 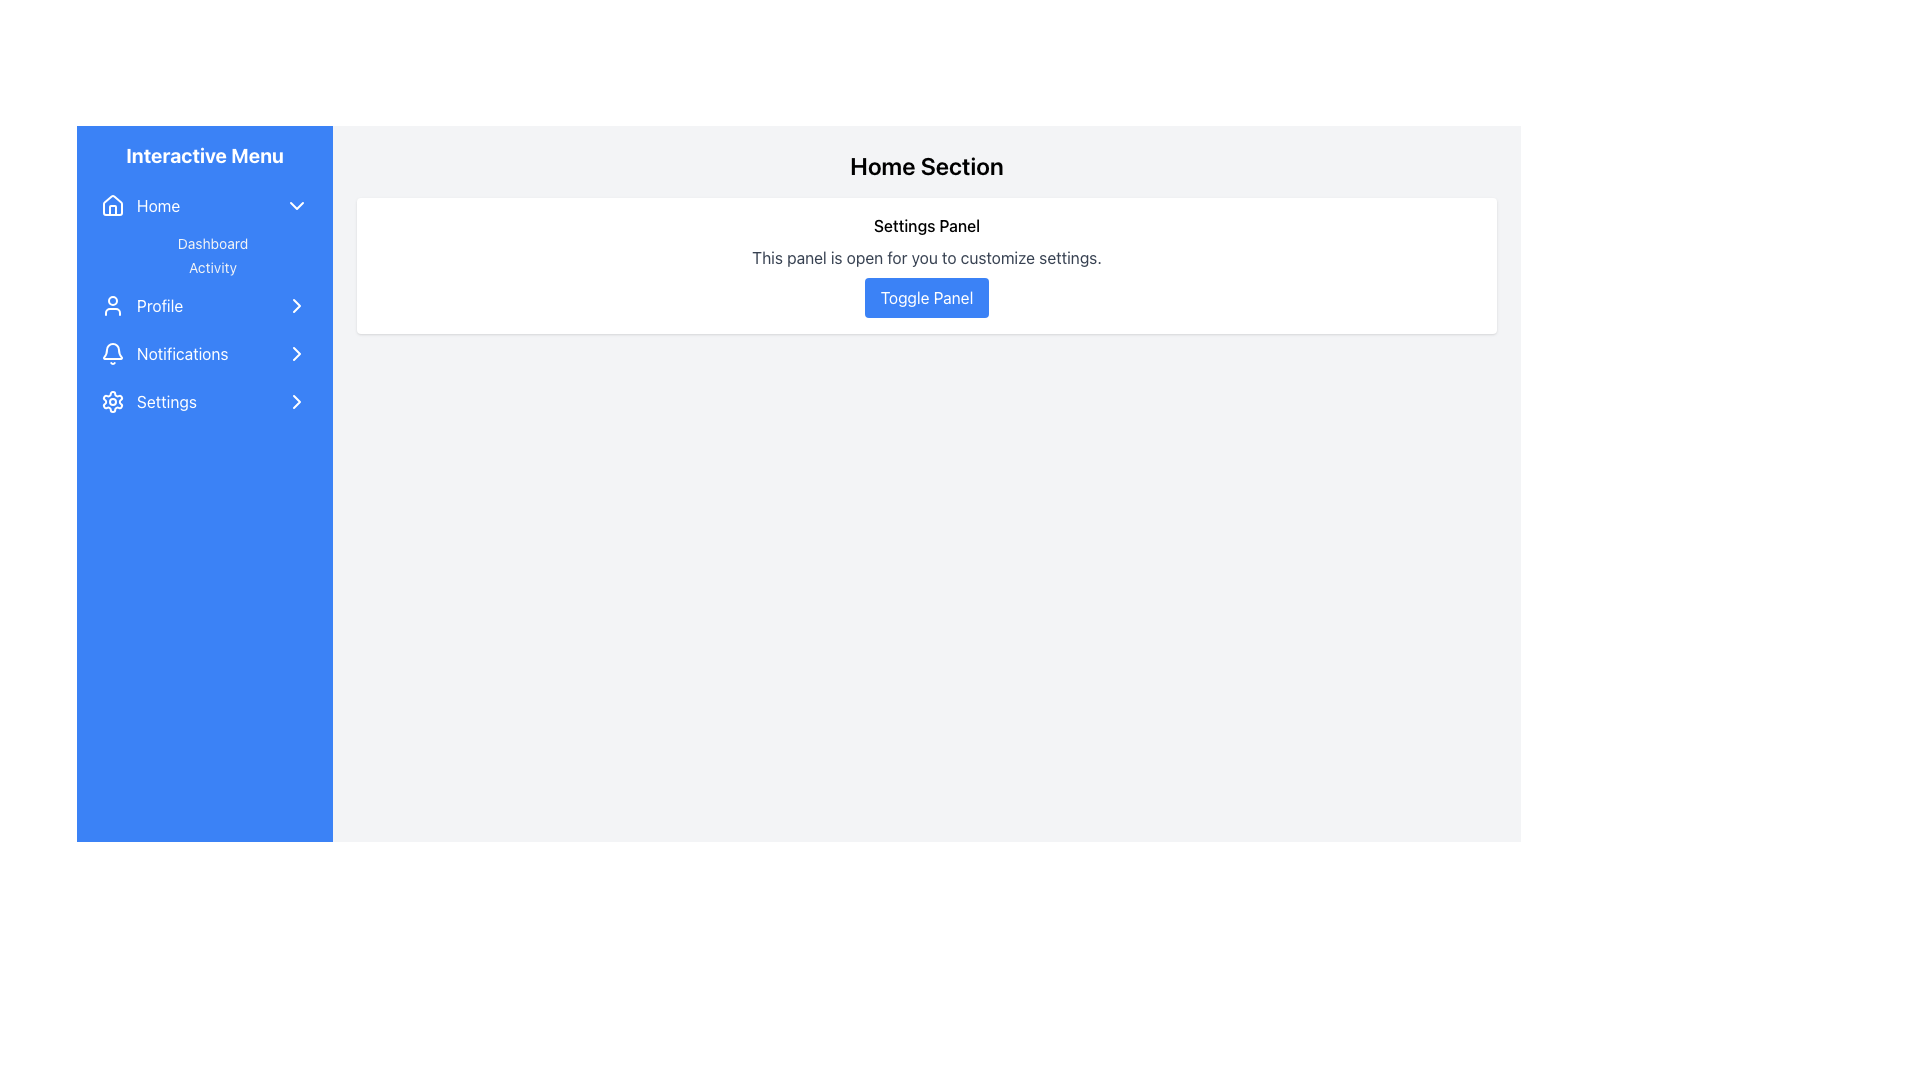 I want to click on the Chevron-shaped SVG icon next to the 'Profile' label in the vertical navigation bar to trigger tooltips or visual emphasis, so click(x=296, y=305).